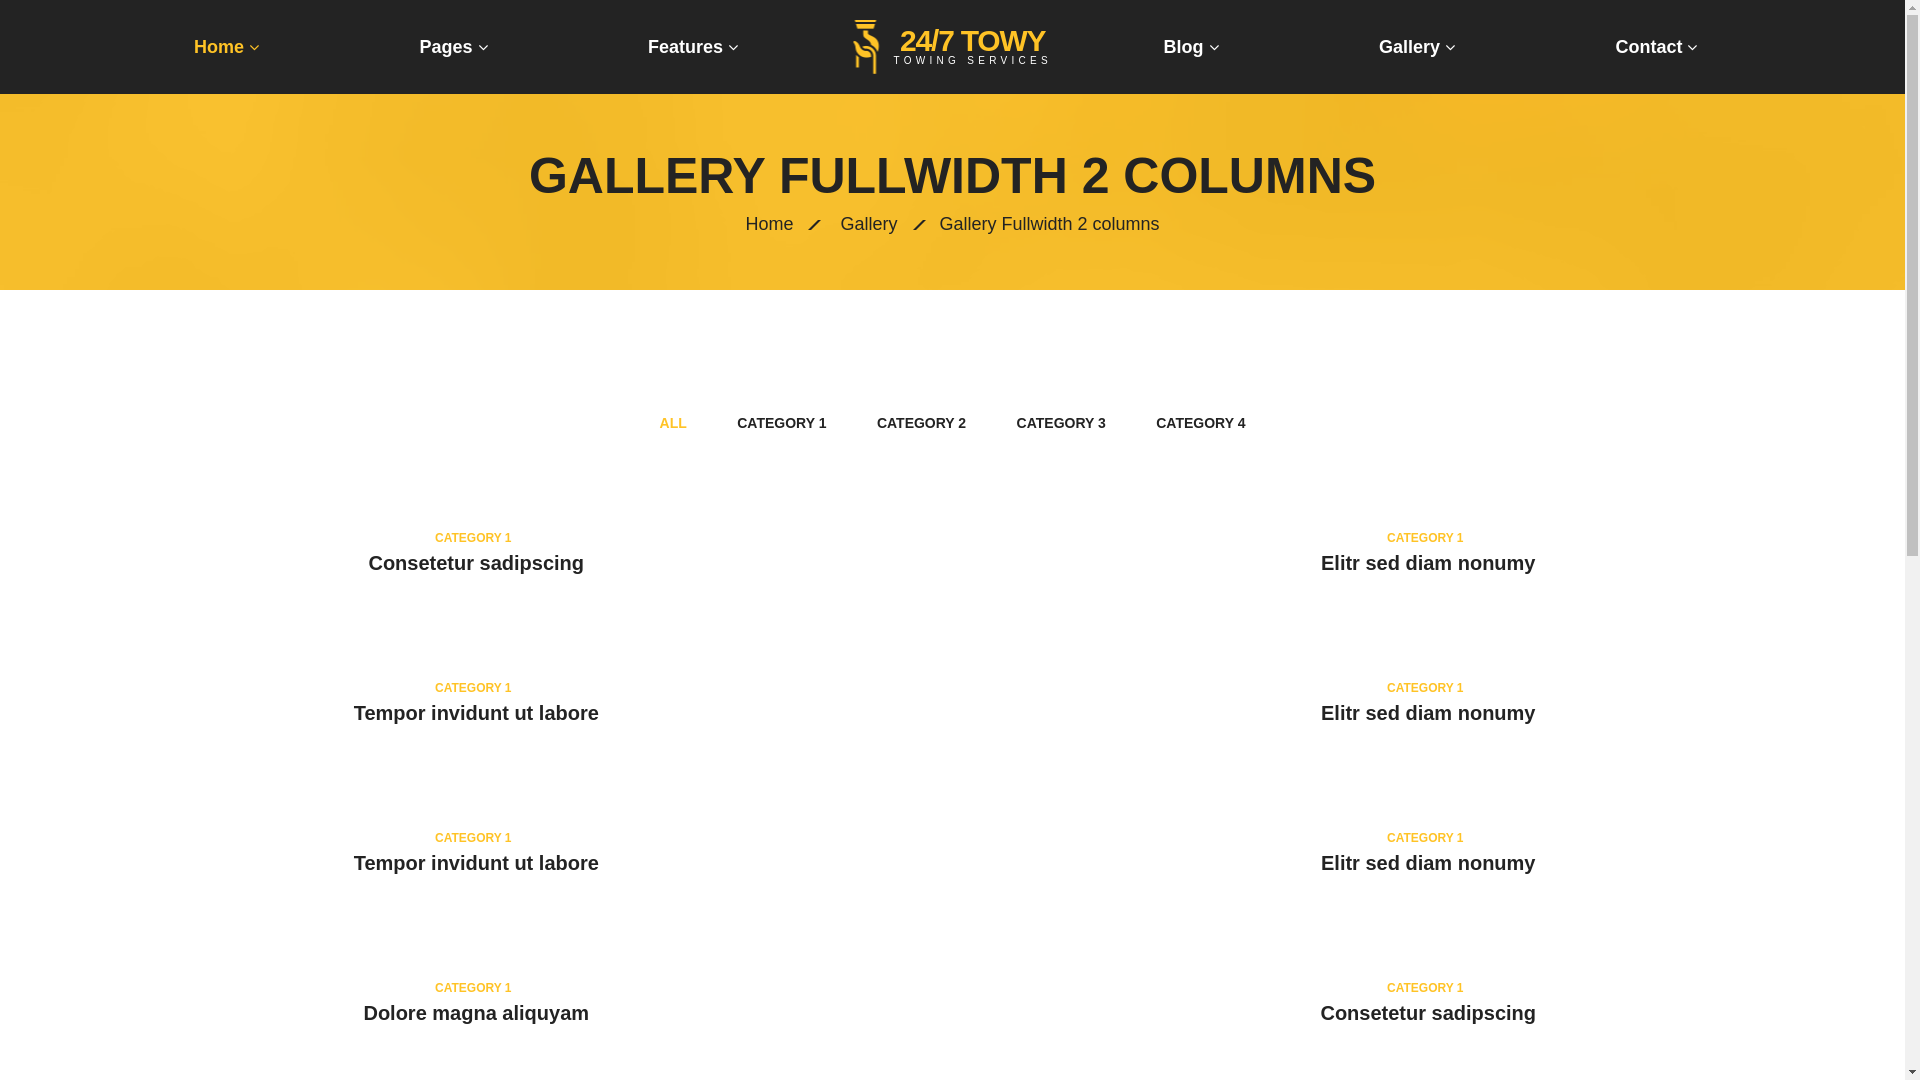  I want to click on 'Features', so click(692, 45).